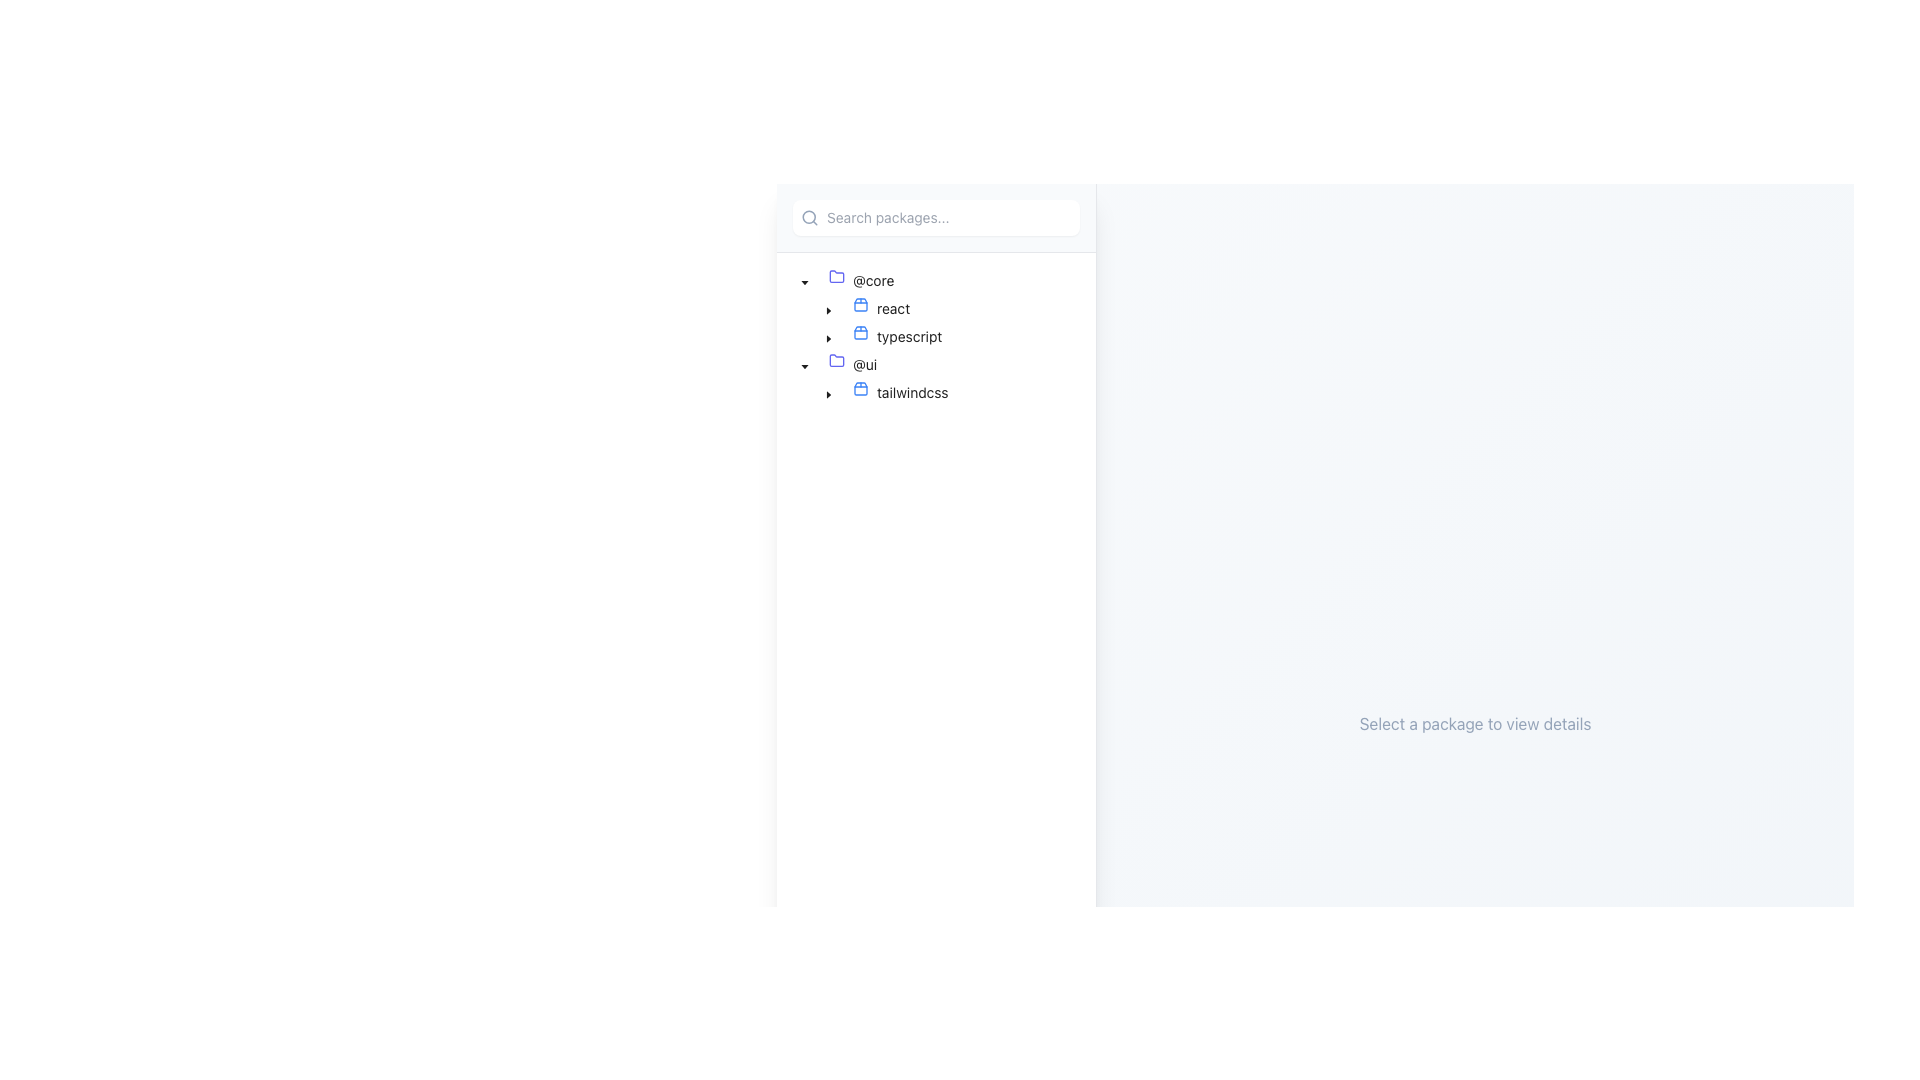 This screenshot has height=1080, width=1920. Describe the element at coordinates (836, 276) in the screenshot. I see `the folder icon representation located in the '@core' package outline in the navigator panel, positioned at the upper segment of the collapsible folders` at that location.